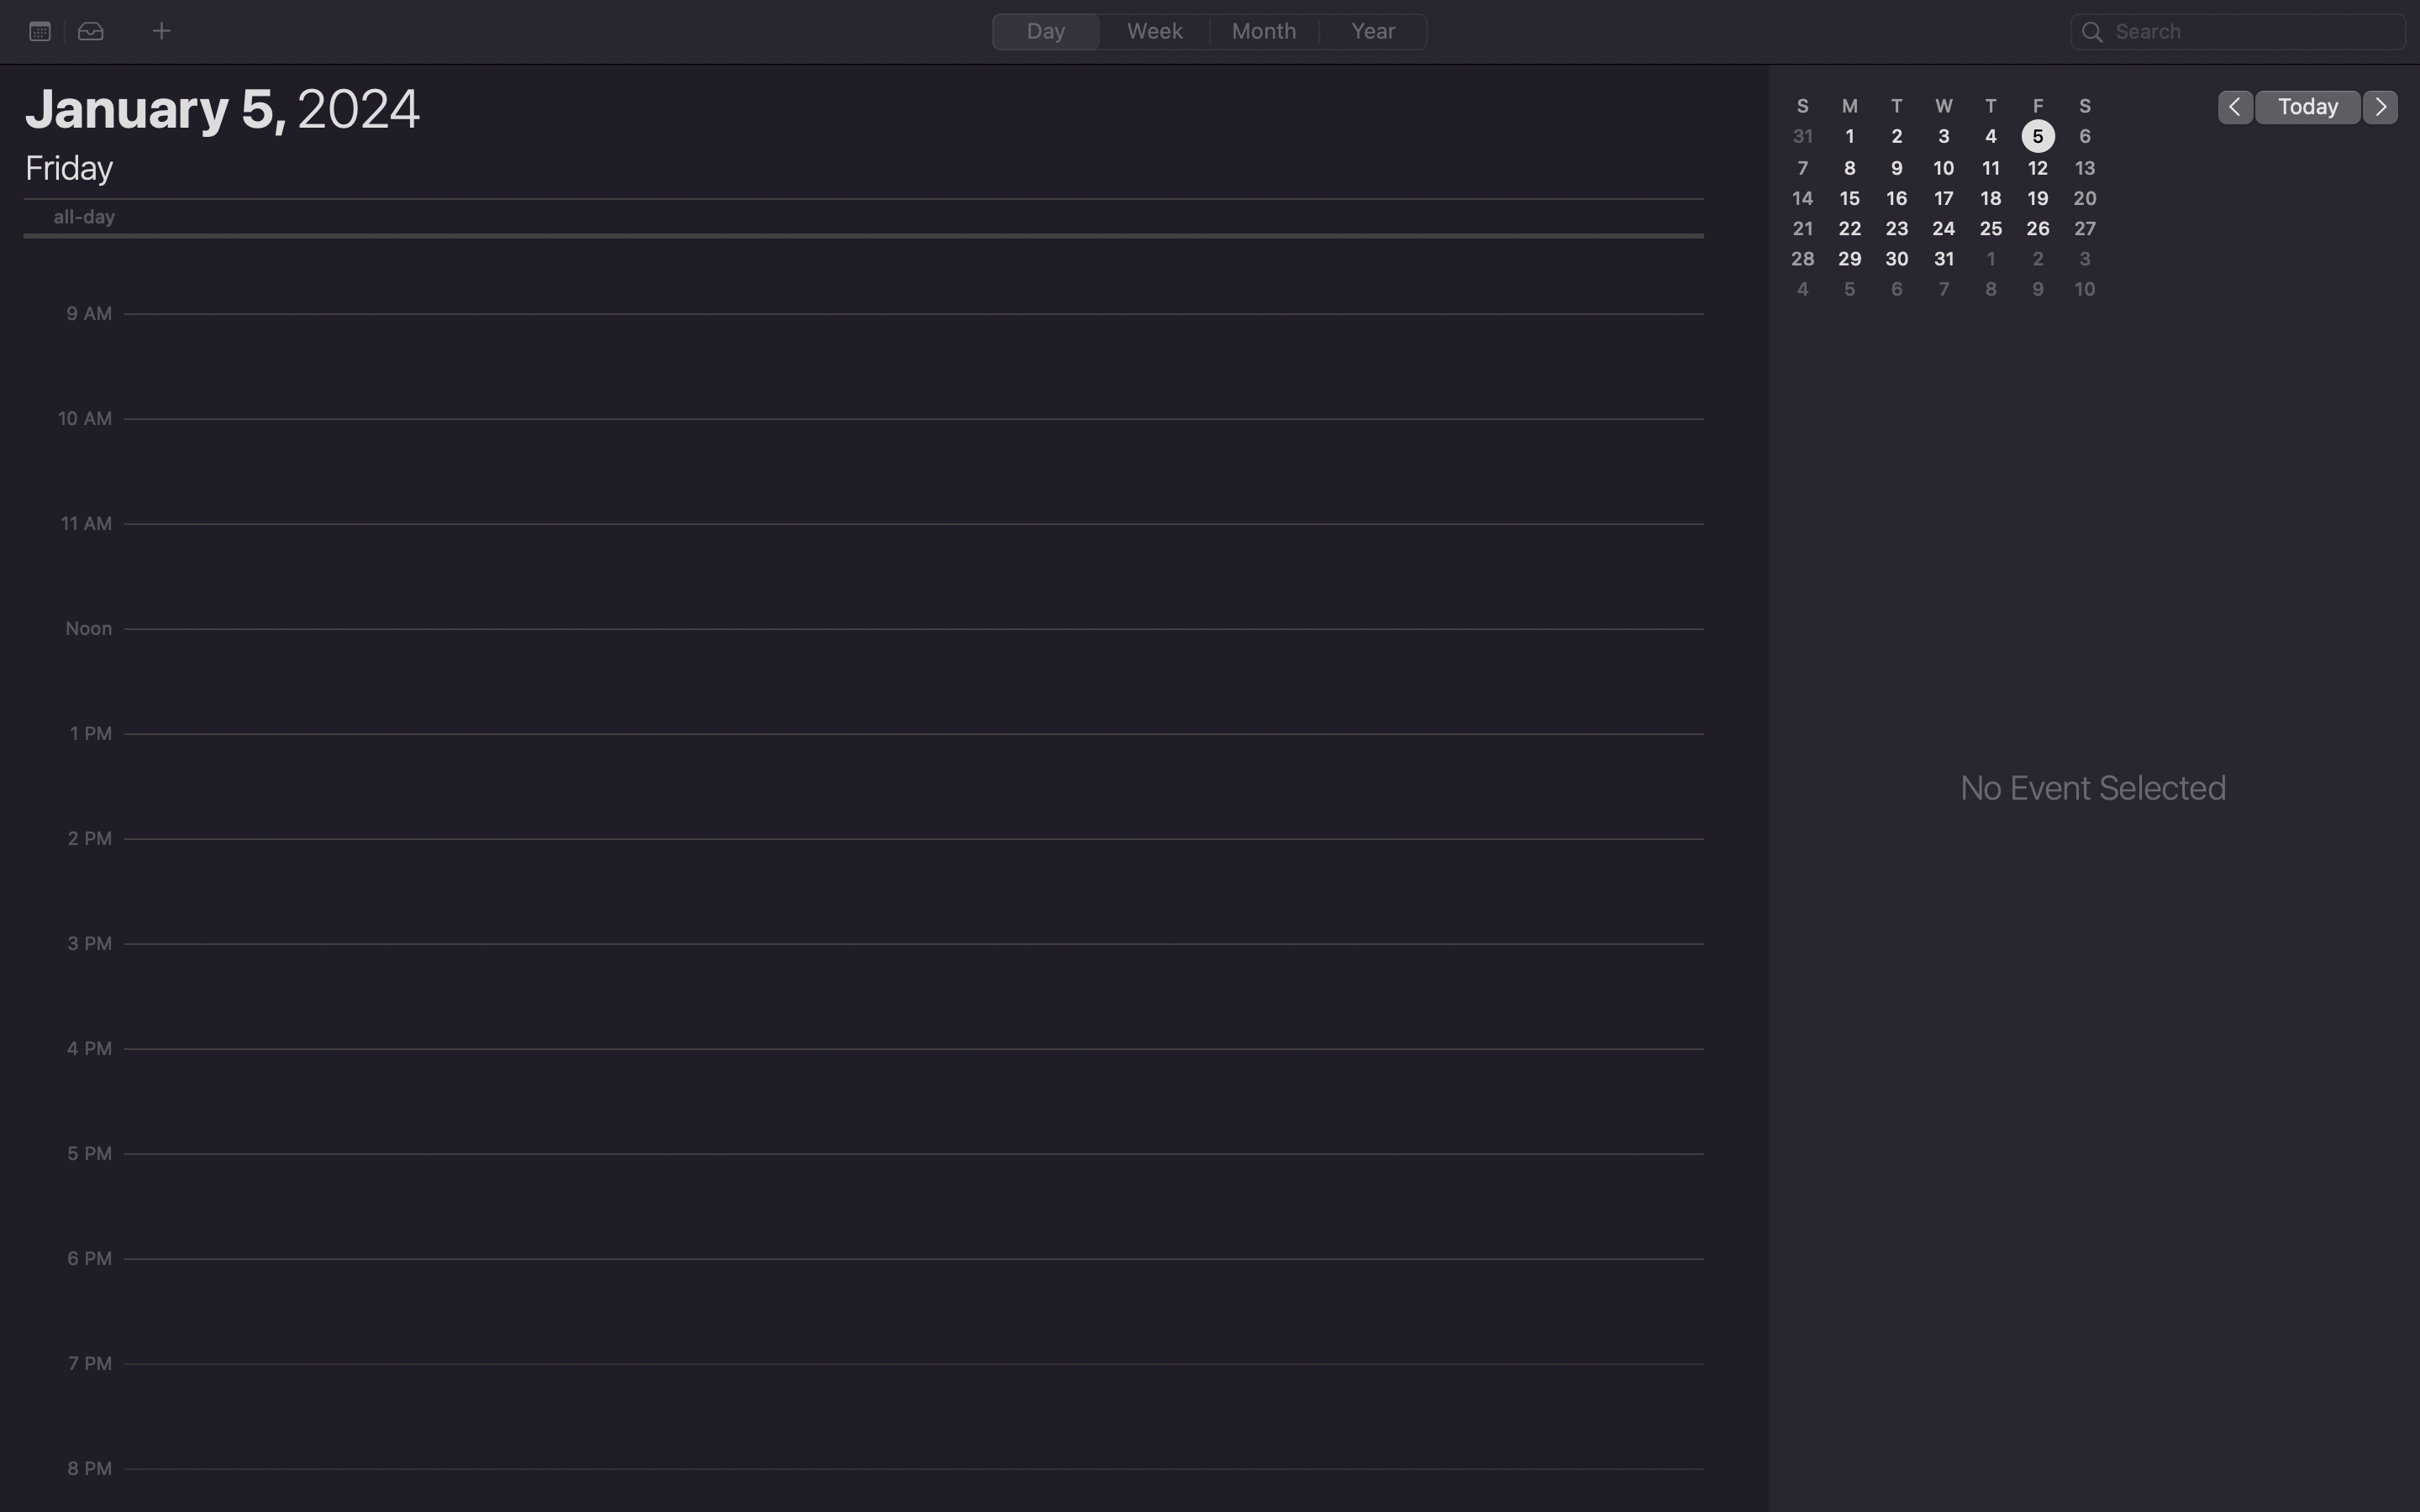 The width and height of the screenshot is (2420, 1512). I want to click on the number 31, so click(1947, 260).